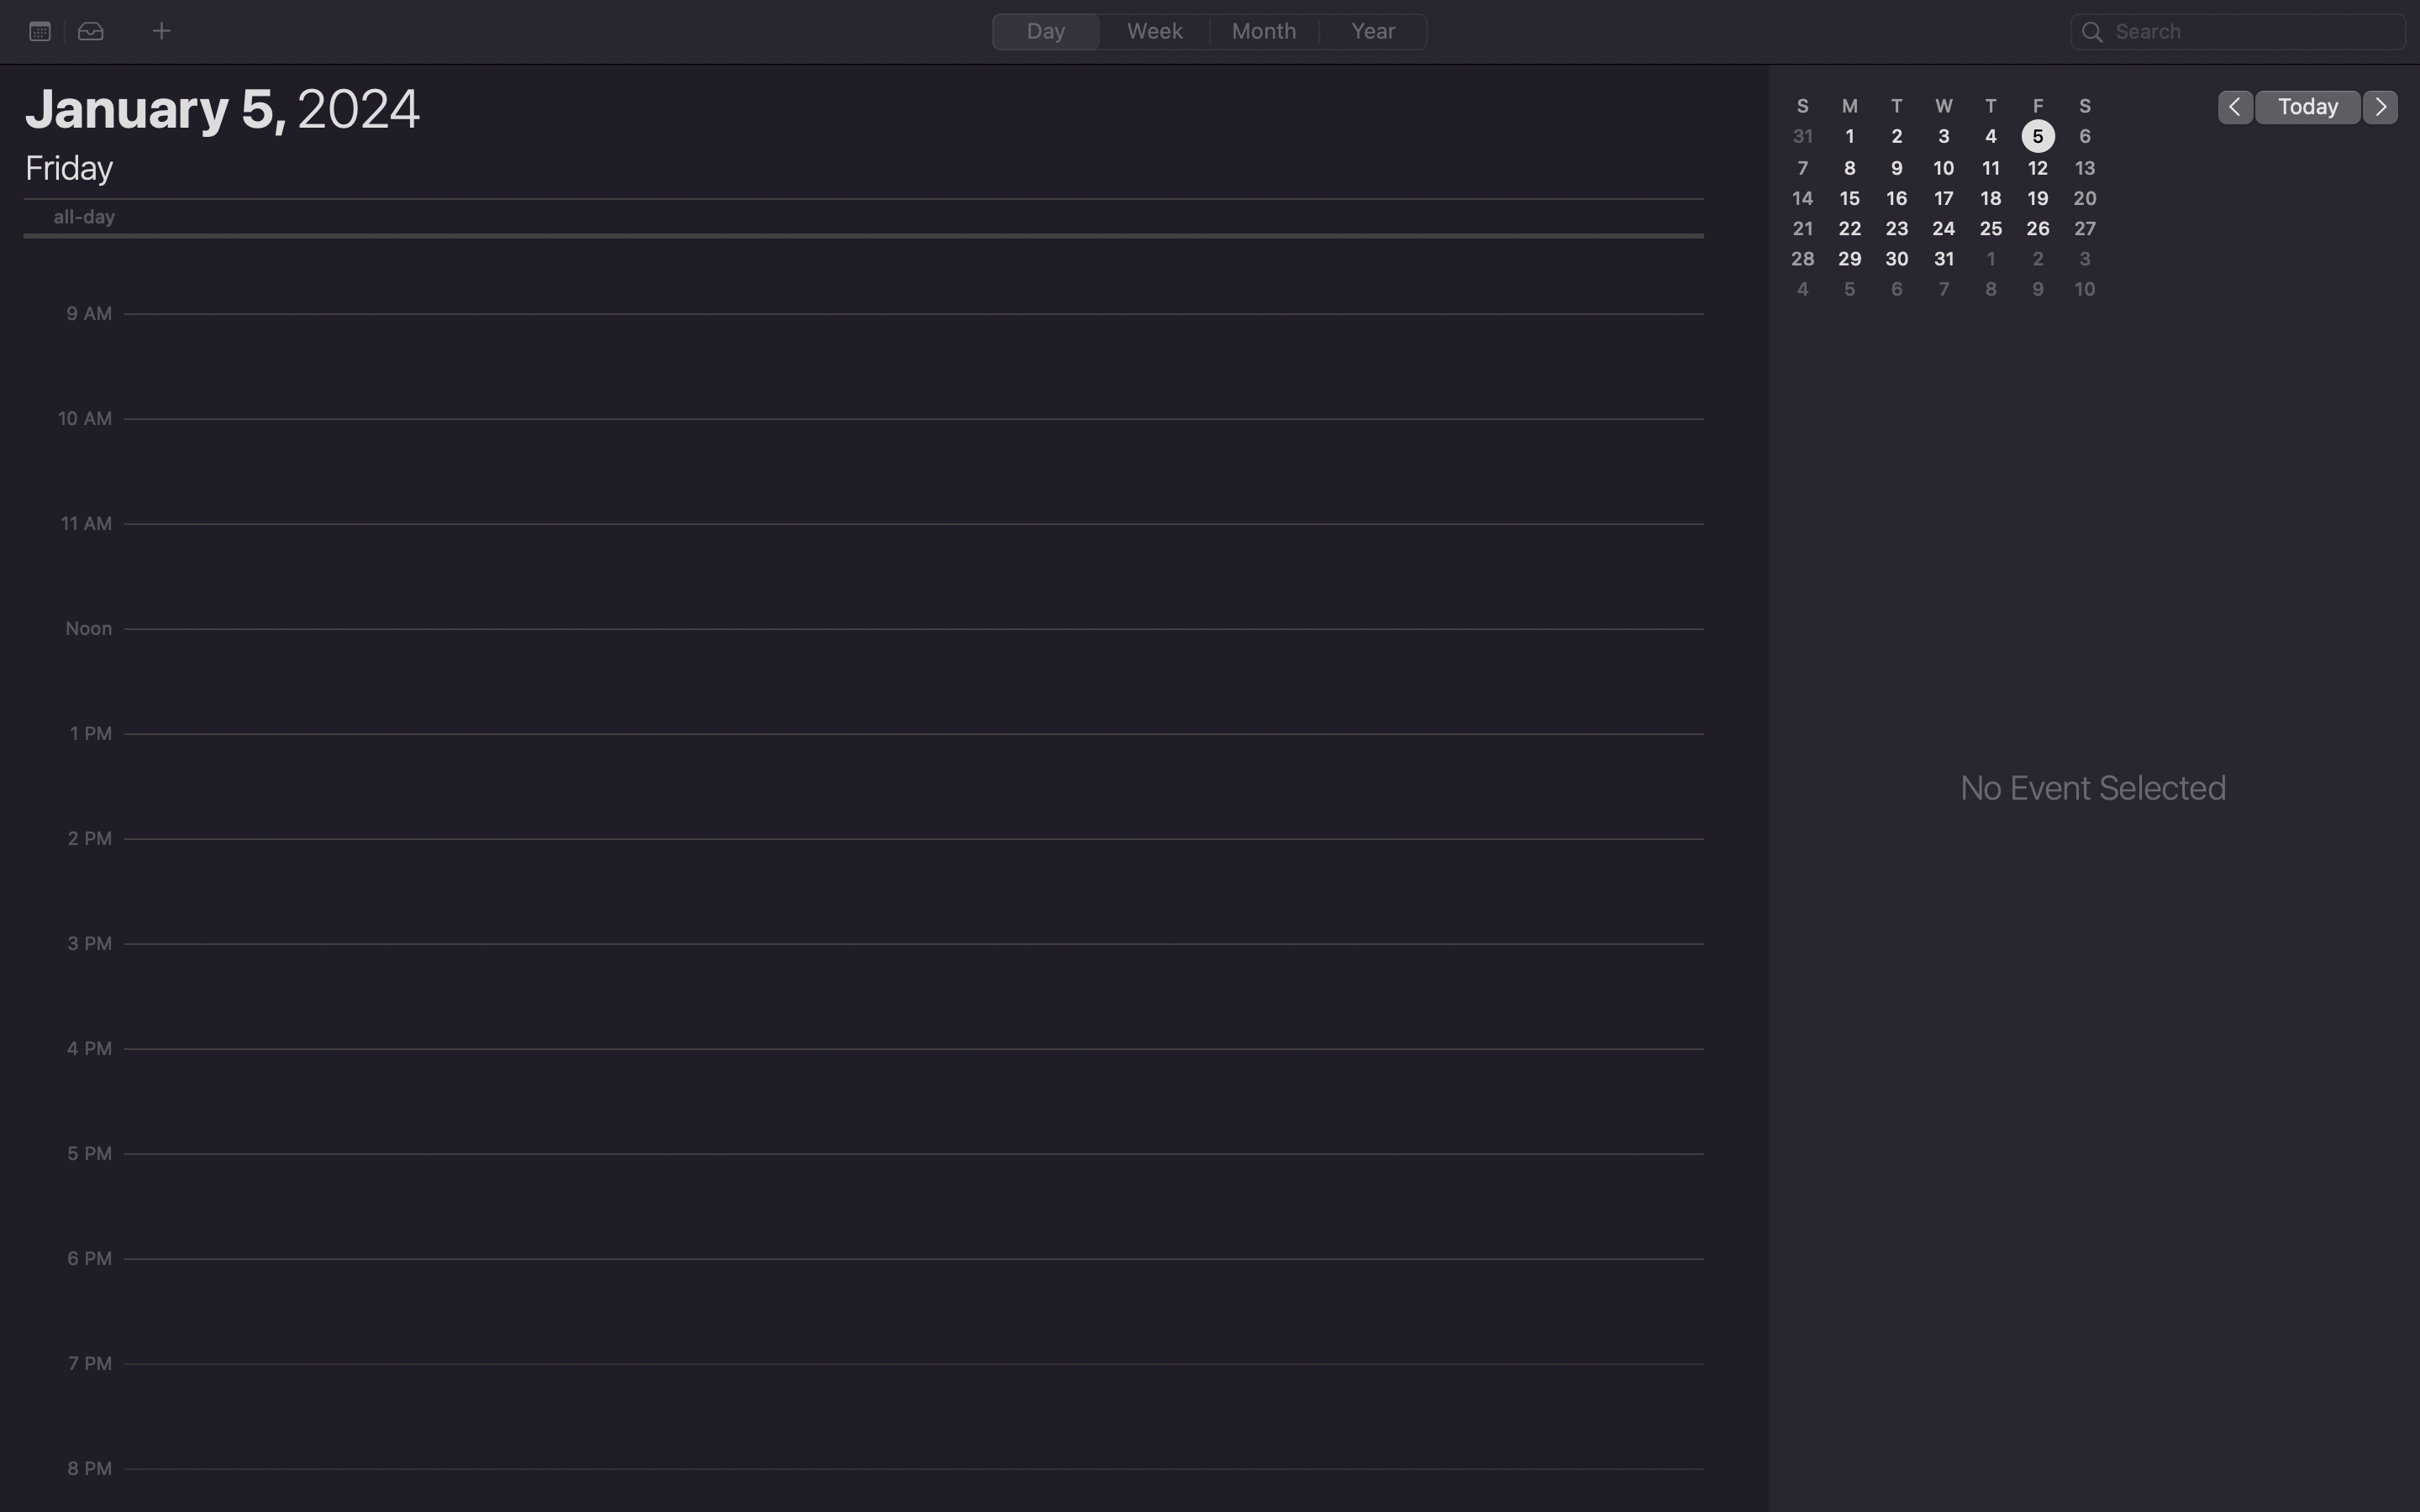 The width and height of the screenshot is (2420, 1512). I want to click on the number 31, so click(1947, 260).